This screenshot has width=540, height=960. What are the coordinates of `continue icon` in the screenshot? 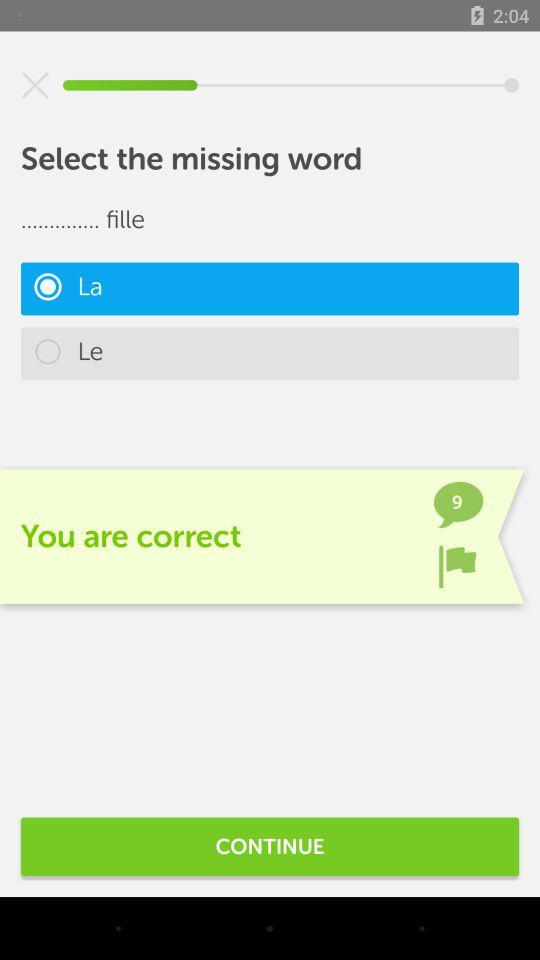 It's located at (270, 845).